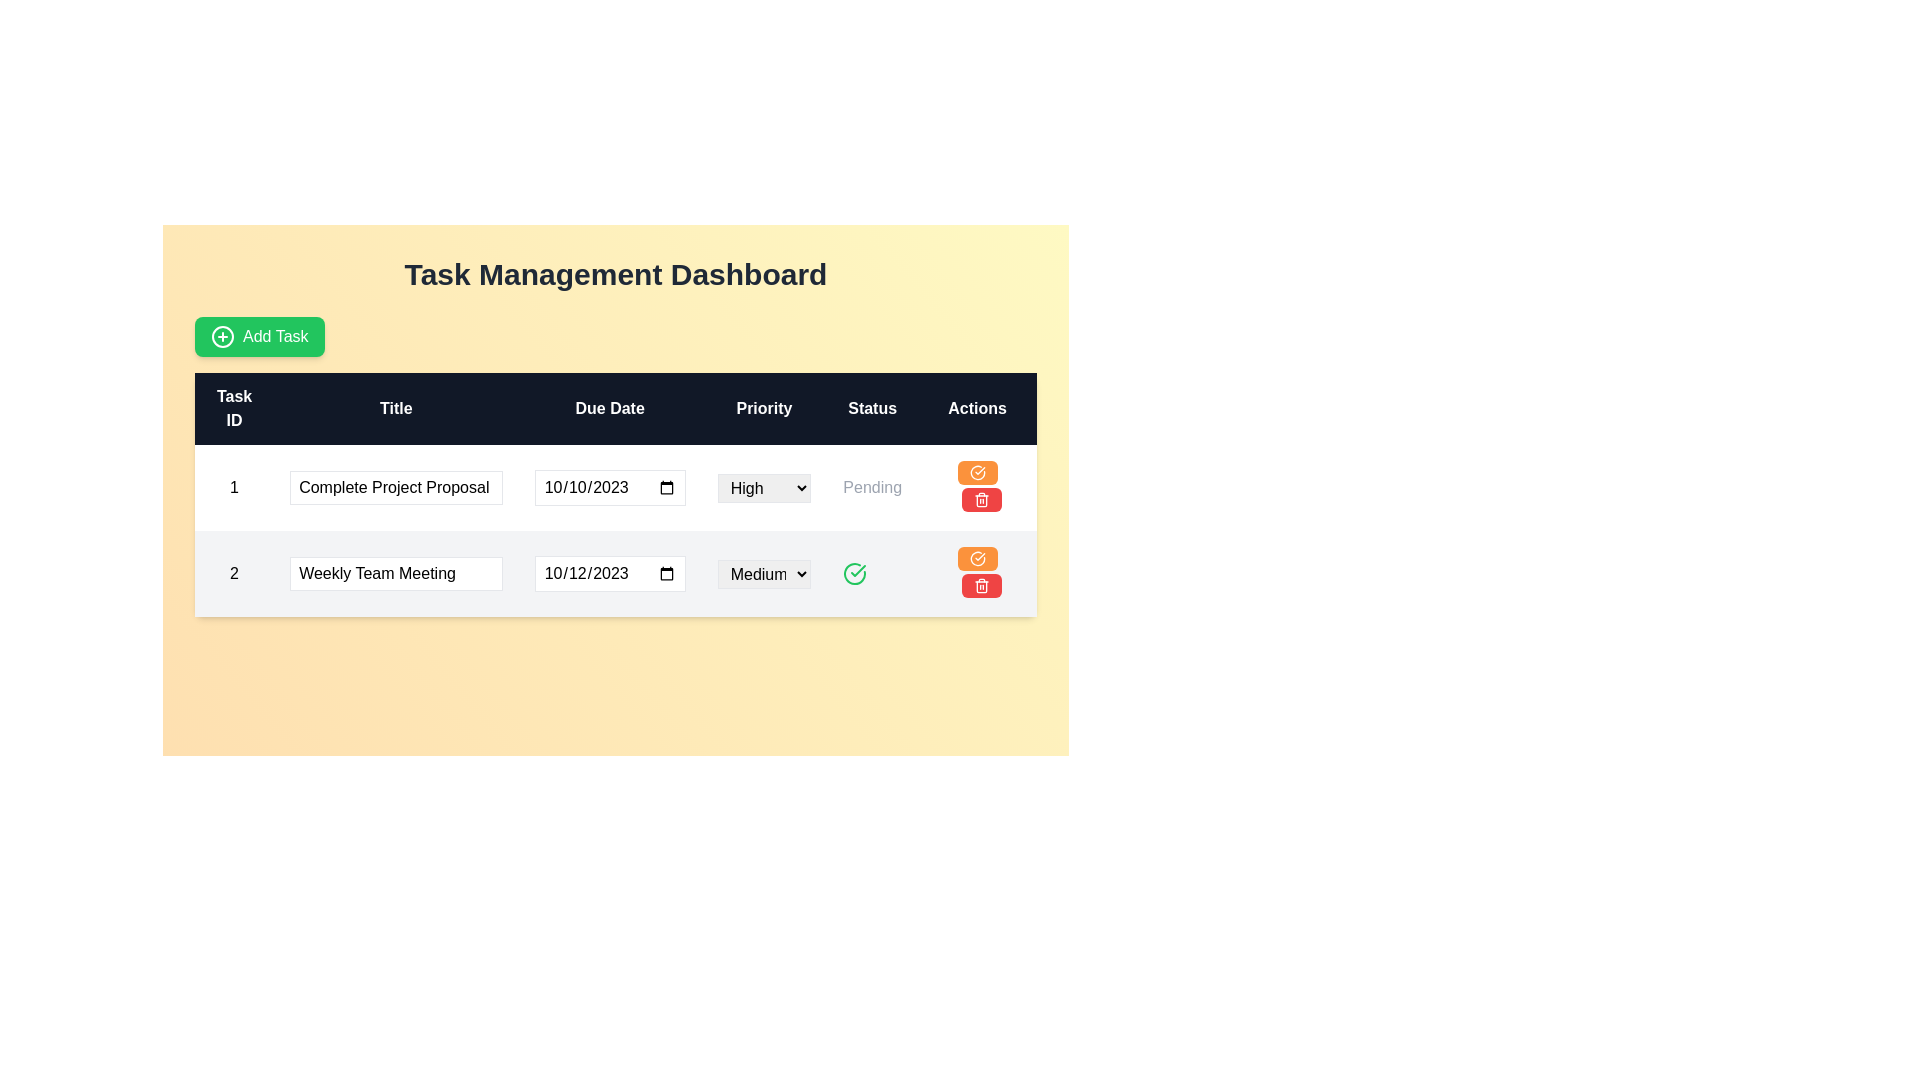 The width and height of the screenshot is (1920, 1080). Describe the element at coordinates (981, 499) in the screenshot. I see `the red rectangular button with a white trash icon located in the 'Actions' column of the table, adjacent to the orange edit button` at that location.